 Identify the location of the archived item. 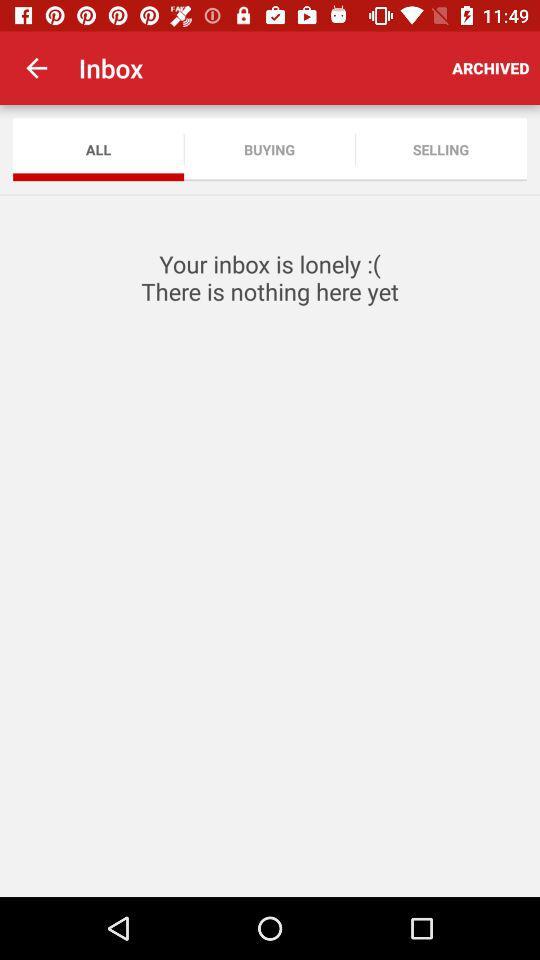
(489, 68).